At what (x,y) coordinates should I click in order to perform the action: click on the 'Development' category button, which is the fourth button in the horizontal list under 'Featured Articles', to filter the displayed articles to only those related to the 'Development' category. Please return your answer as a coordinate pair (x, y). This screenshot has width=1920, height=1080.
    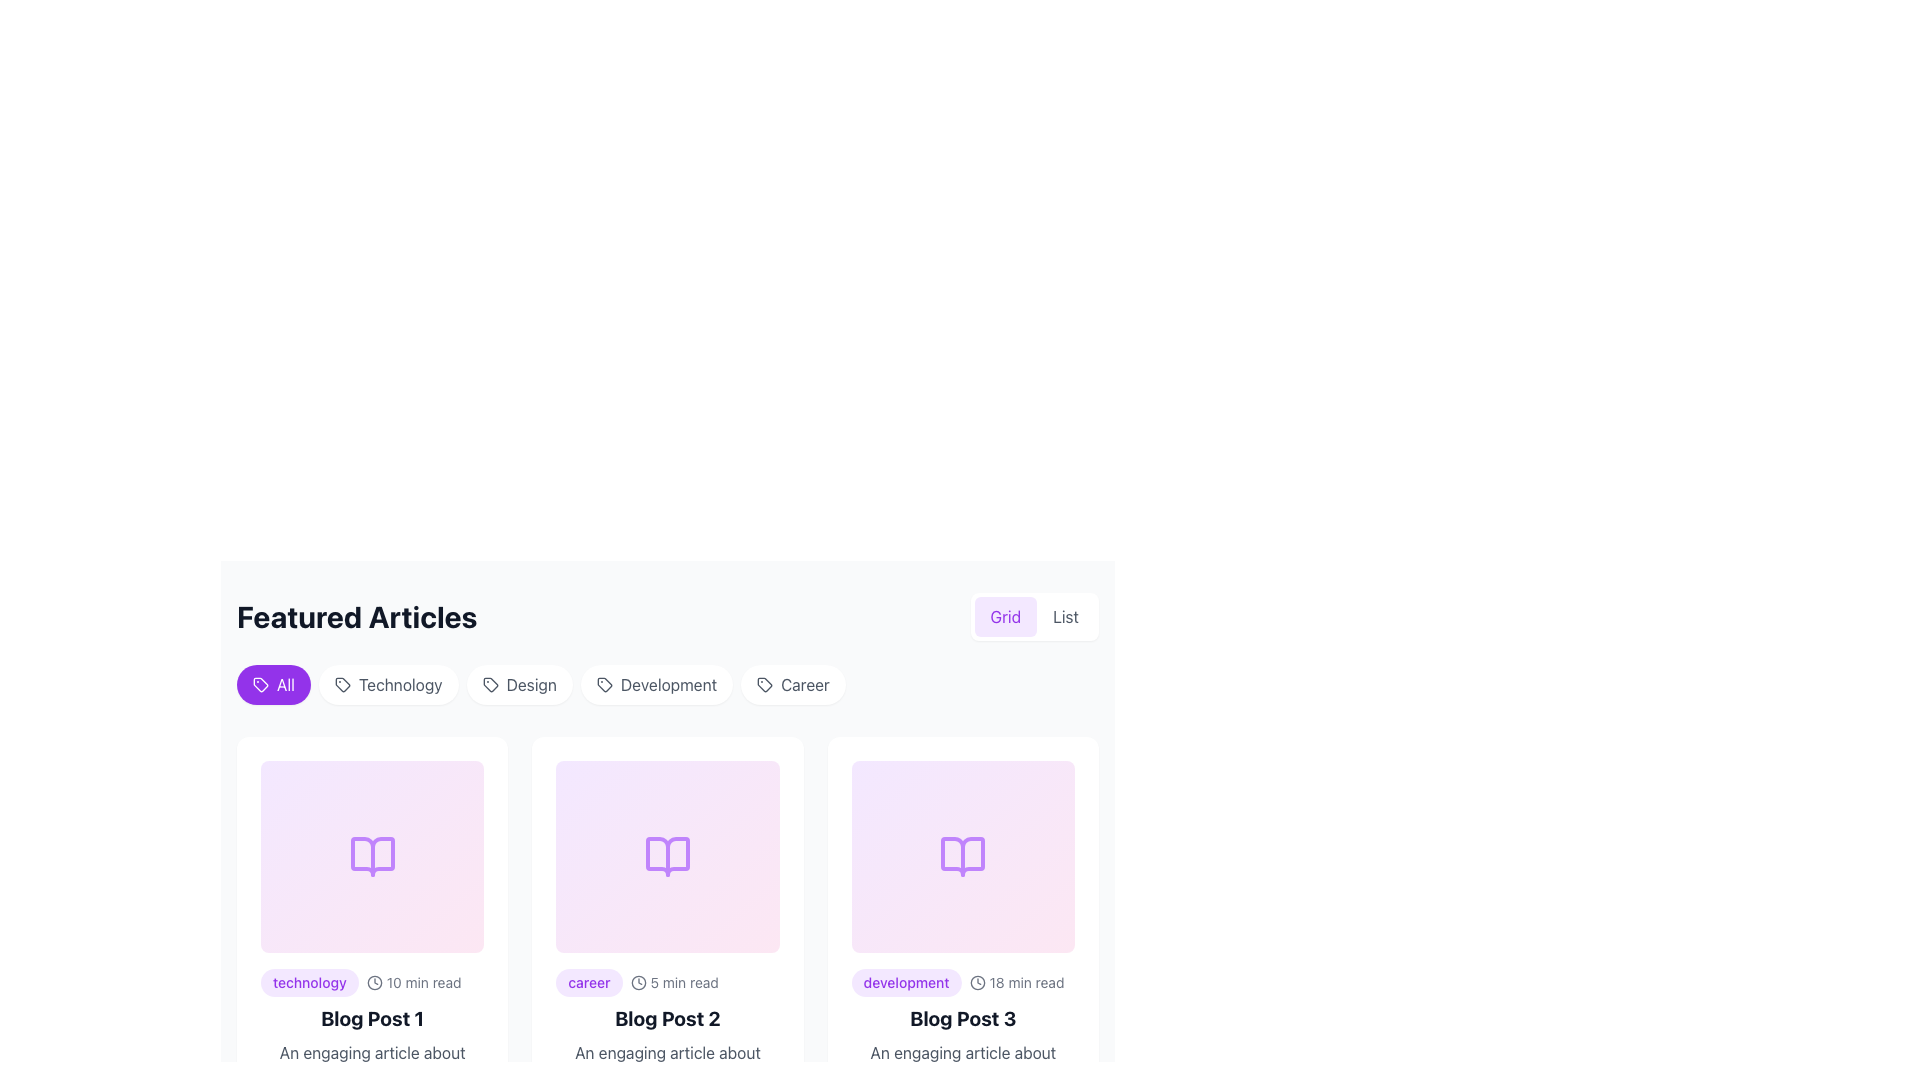
    Looking at the image, I should click on (657, 684).